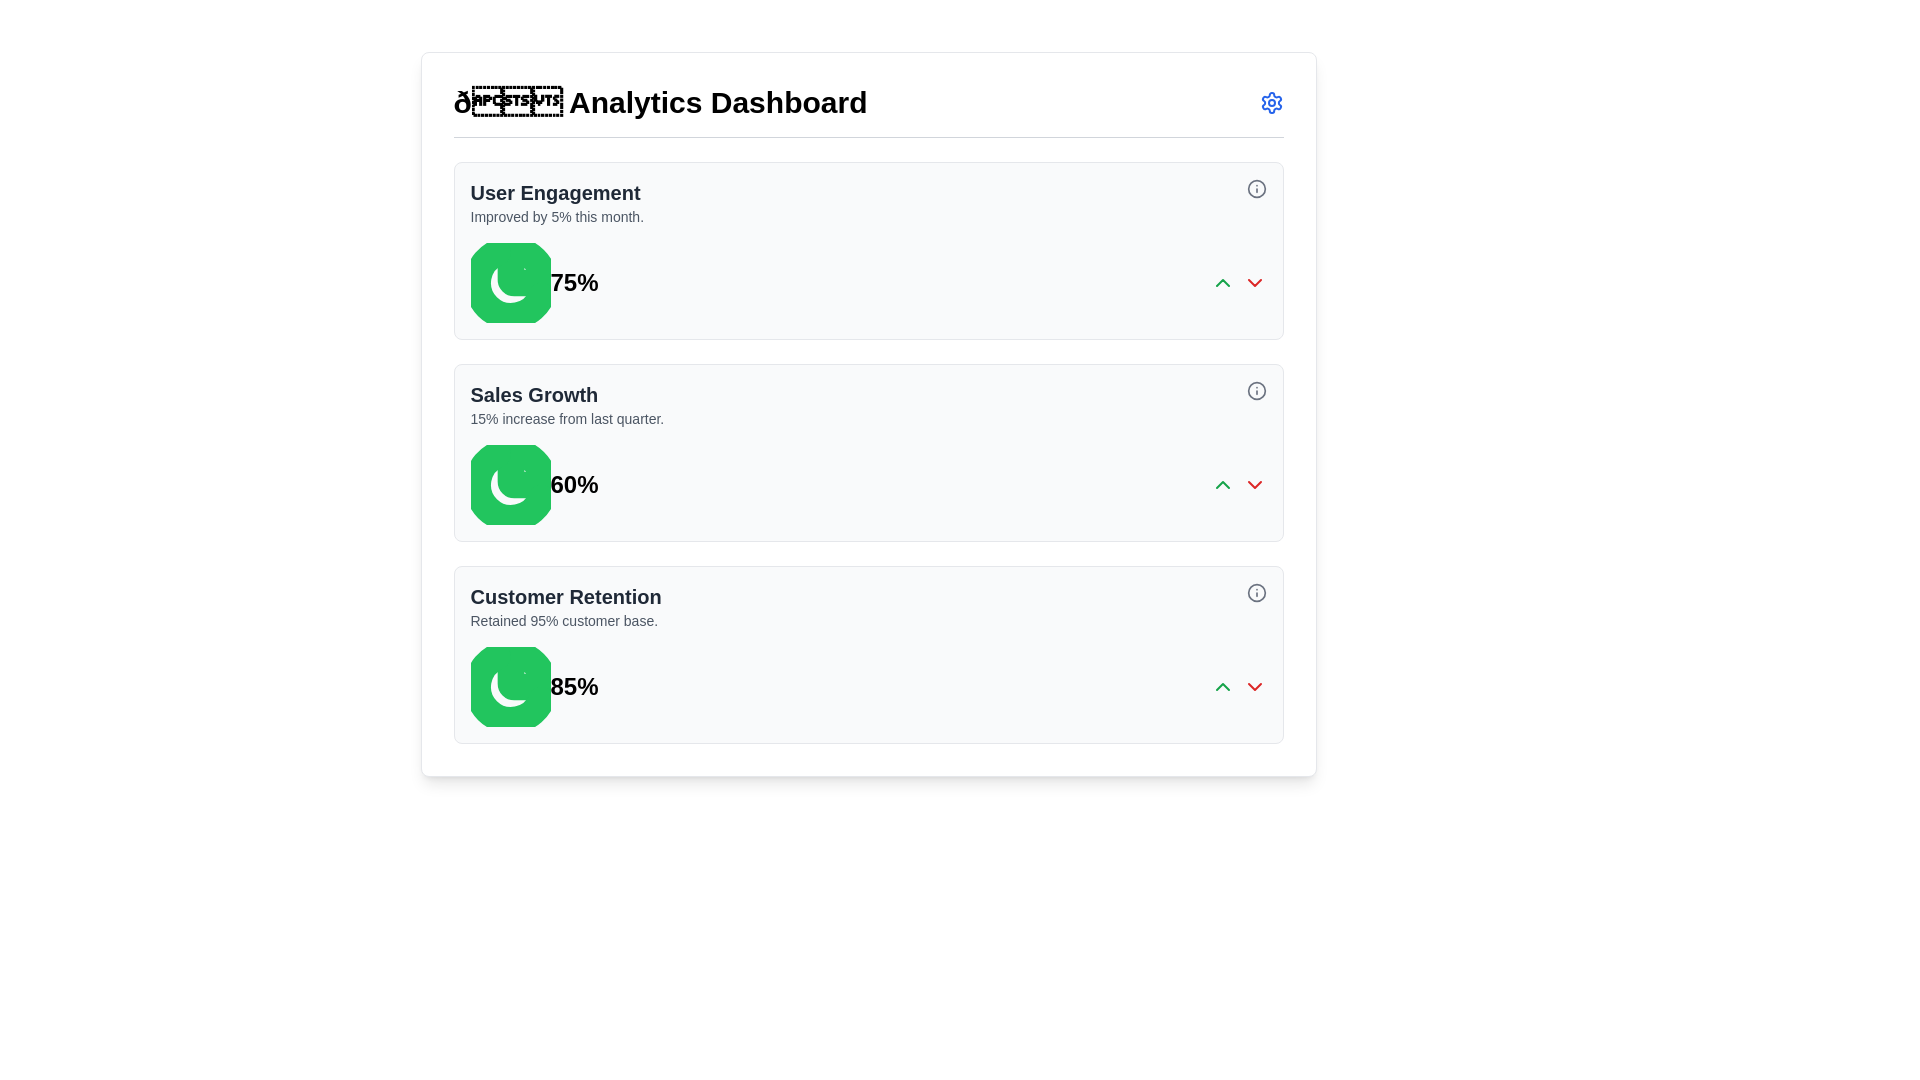  Describe the element at coordinates (1255, 592) in the screenshot. I see `the circle icon located at the top-right corner of the 'Customer Retention' information card, which serves as a visual cue for supplementary information` at that location.